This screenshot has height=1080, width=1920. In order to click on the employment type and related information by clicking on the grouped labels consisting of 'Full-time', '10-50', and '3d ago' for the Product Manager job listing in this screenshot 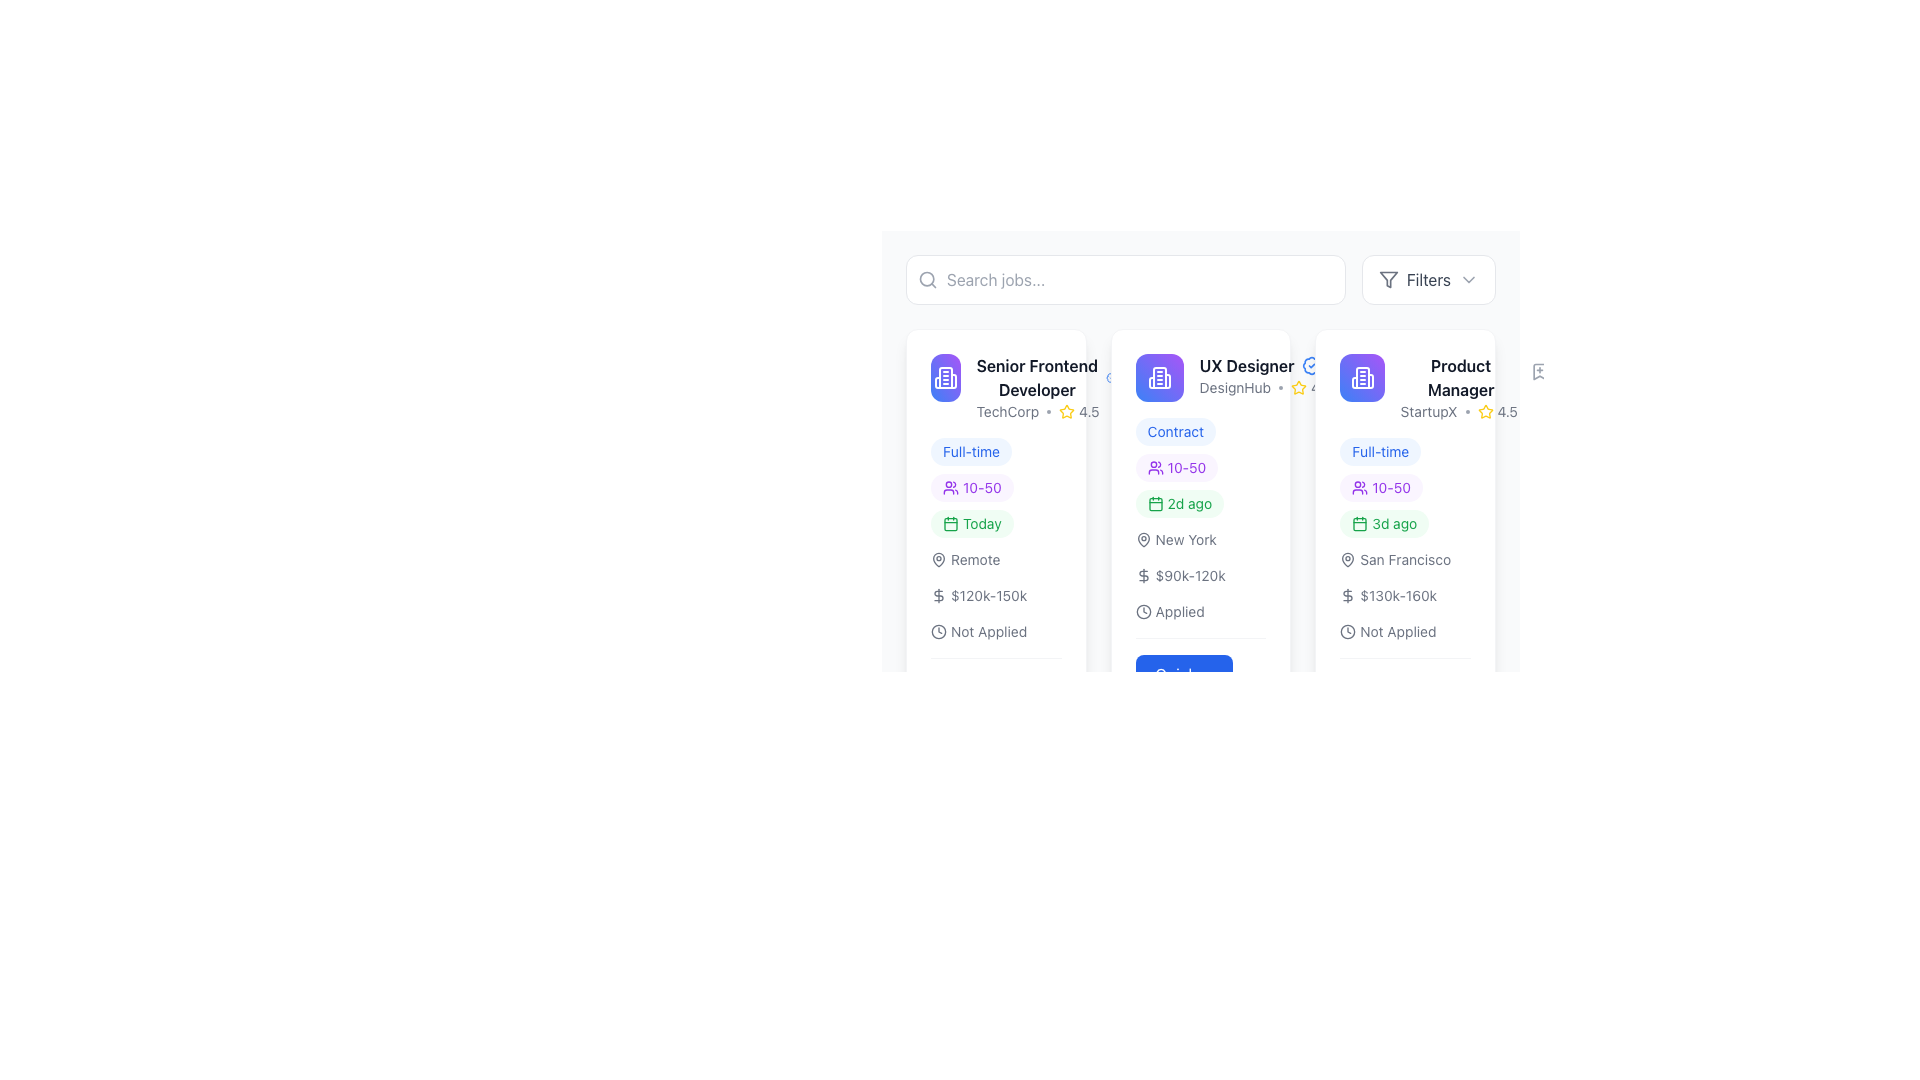, I will do `click(1404, 488)`.